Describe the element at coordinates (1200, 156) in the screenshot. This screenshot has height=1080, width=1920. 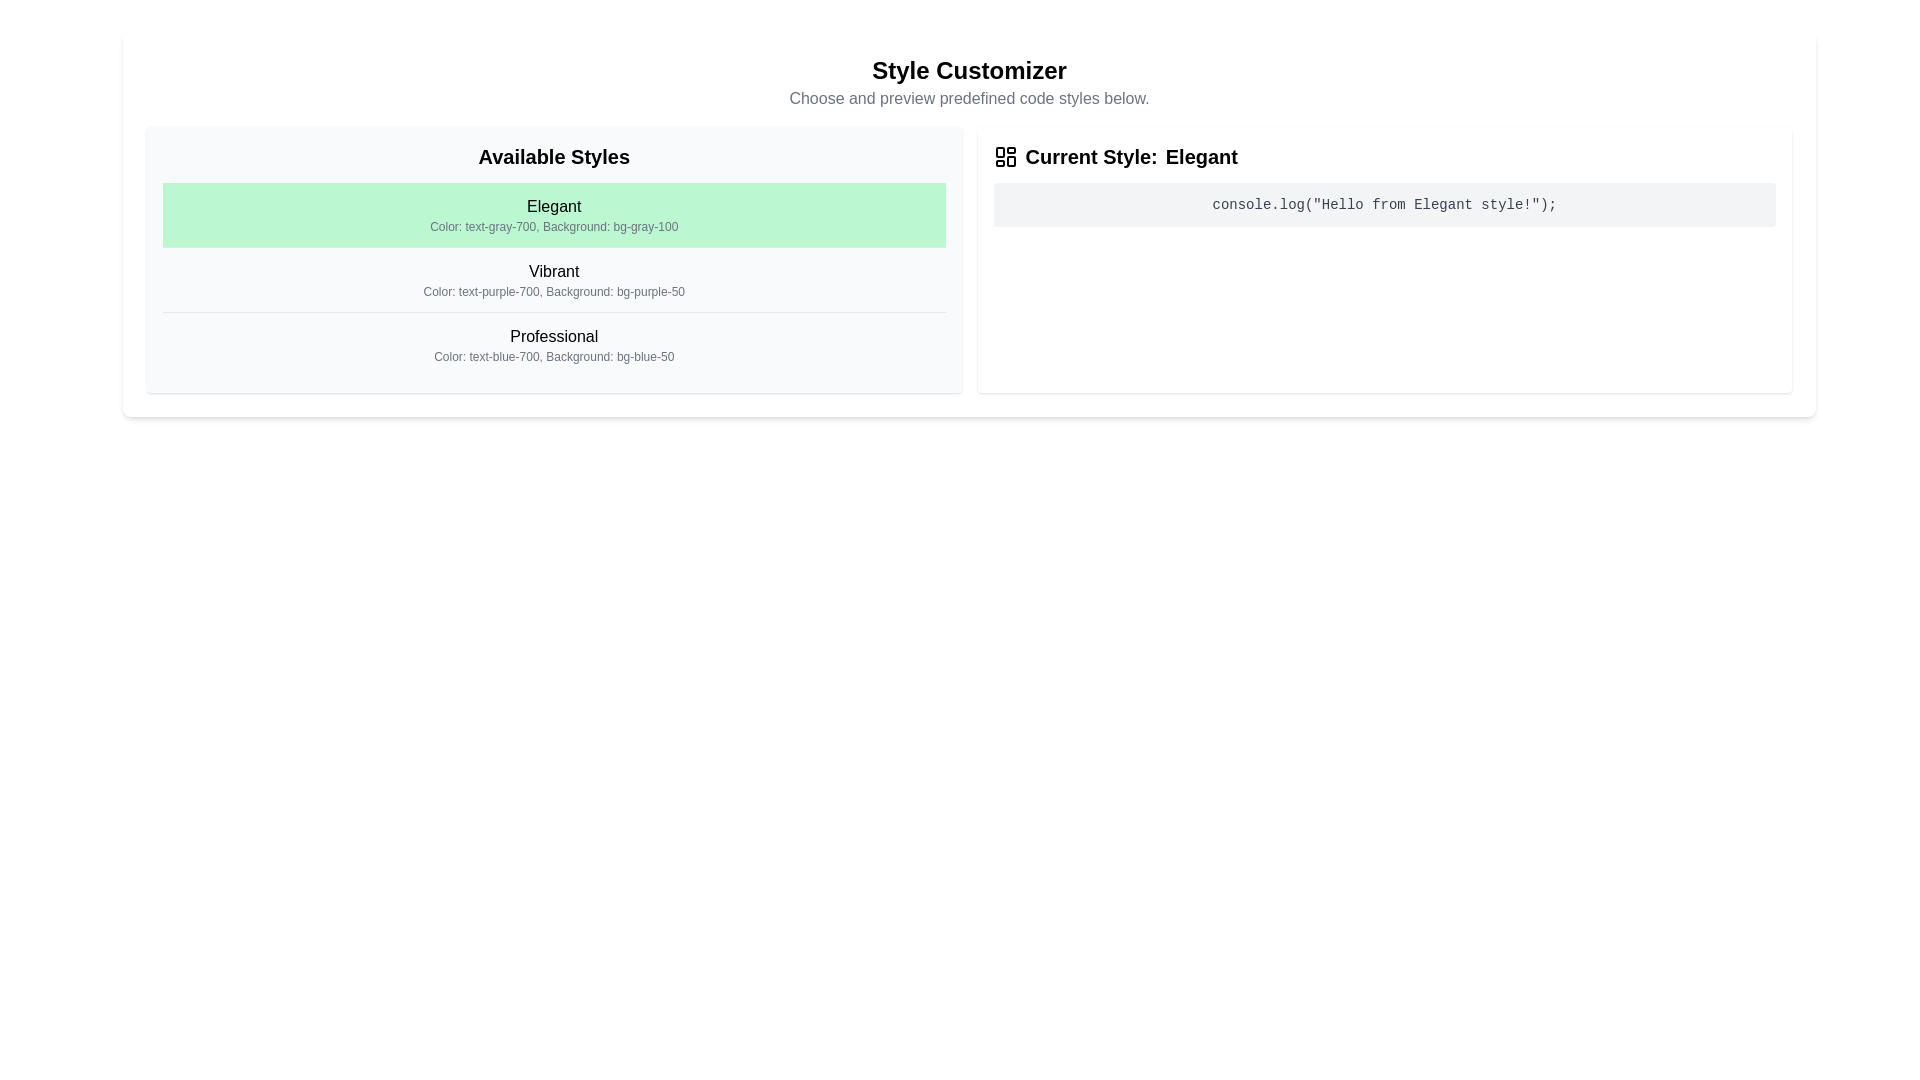
I see `the static text label indicating the currently selected style, located in the 'Current Style' section to the right of the 'Current Style:' label and the layout dashboard icon` at that location.